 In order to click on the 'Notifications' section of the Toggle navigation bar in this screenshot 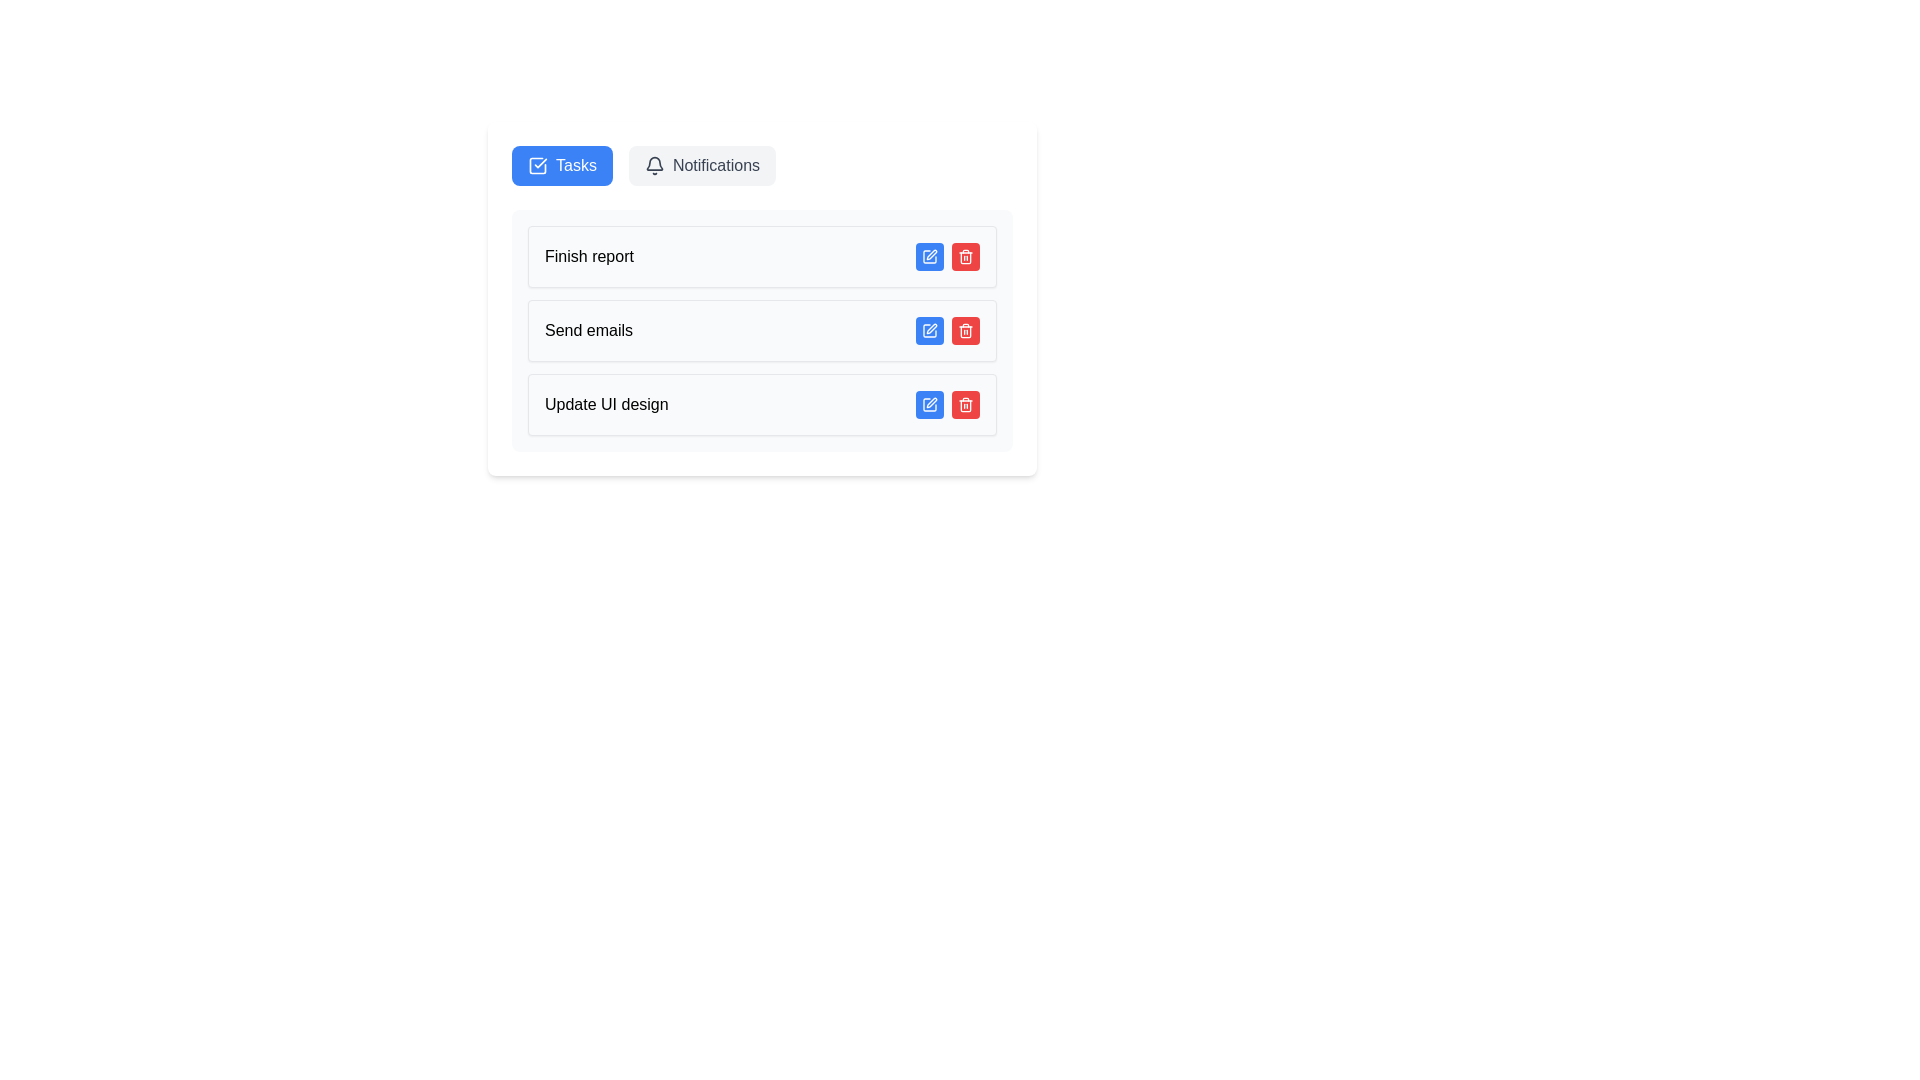, I will do `click(761, 164)`.